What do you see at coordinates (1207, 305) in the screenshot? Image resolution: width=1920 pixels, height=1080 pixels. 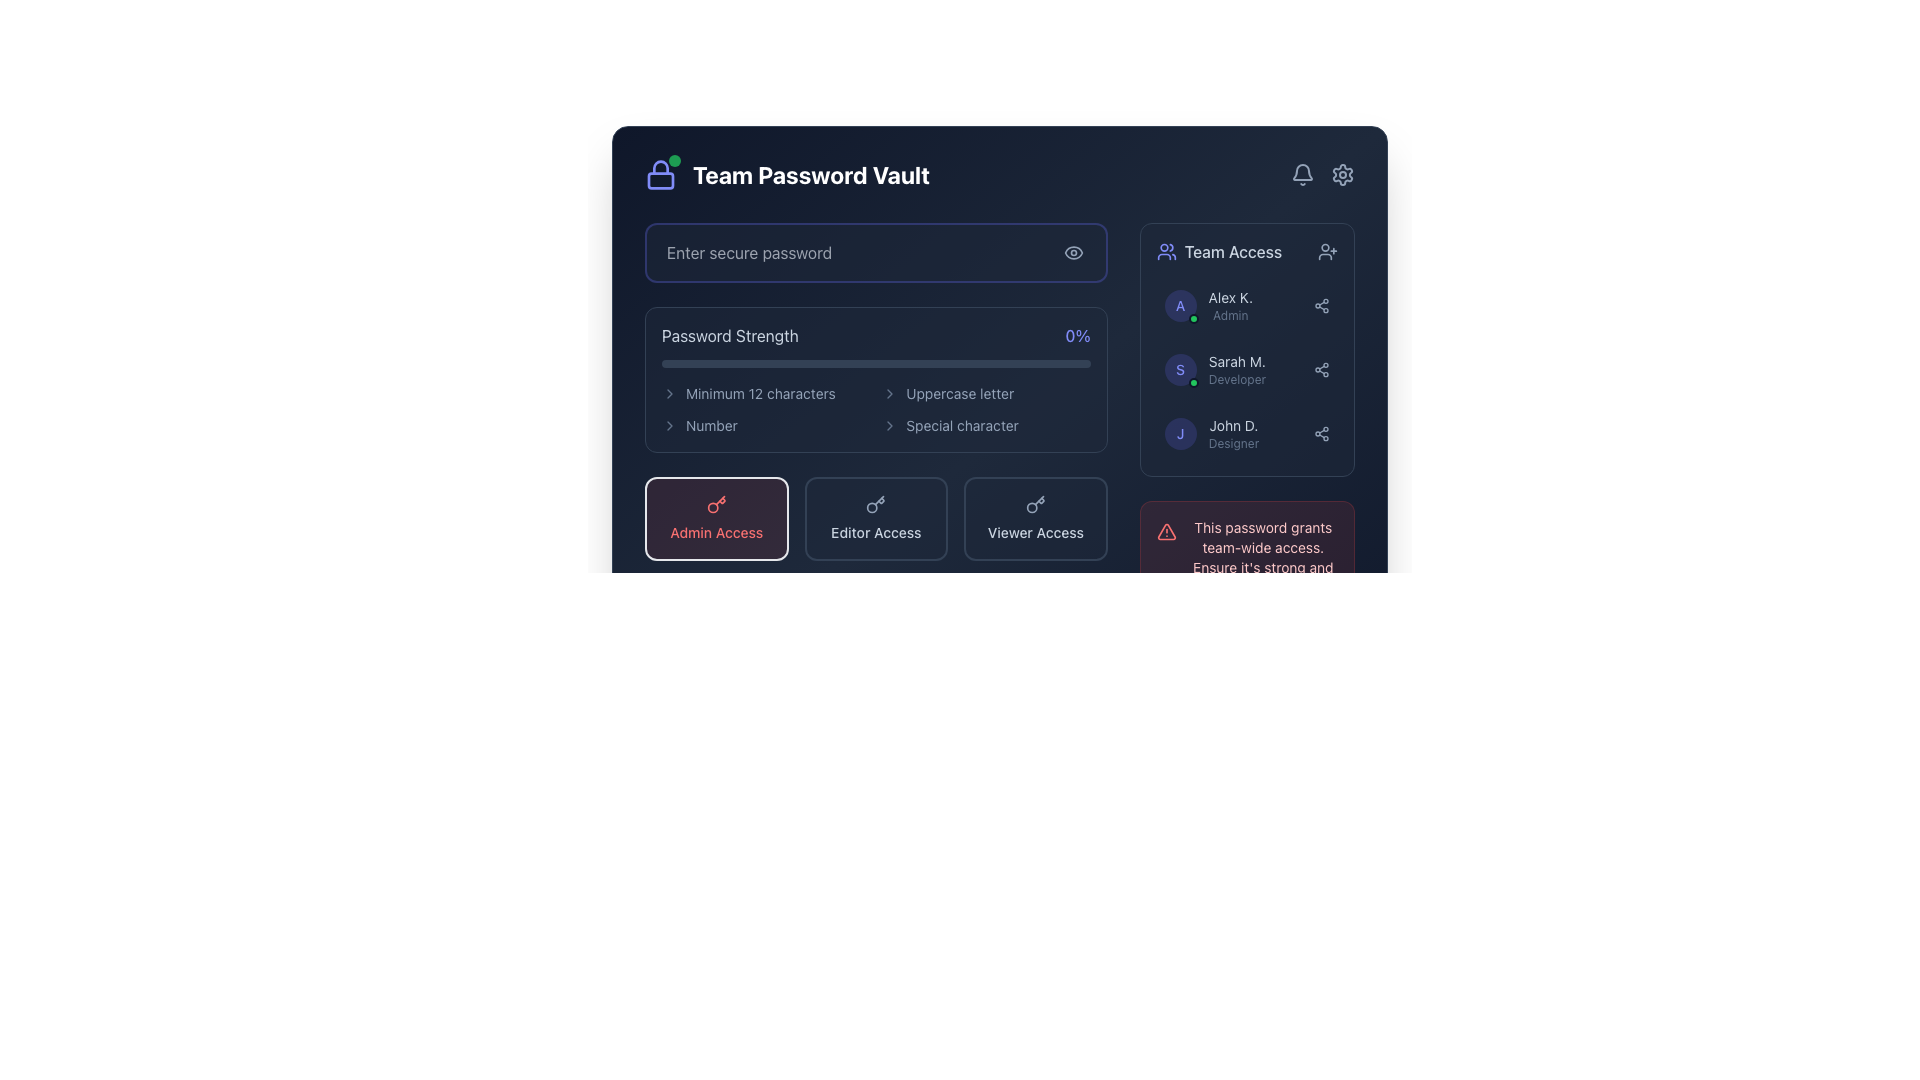 I see `the Profile summary display for 'Alex K.'` at bounding box center [1207, 305].